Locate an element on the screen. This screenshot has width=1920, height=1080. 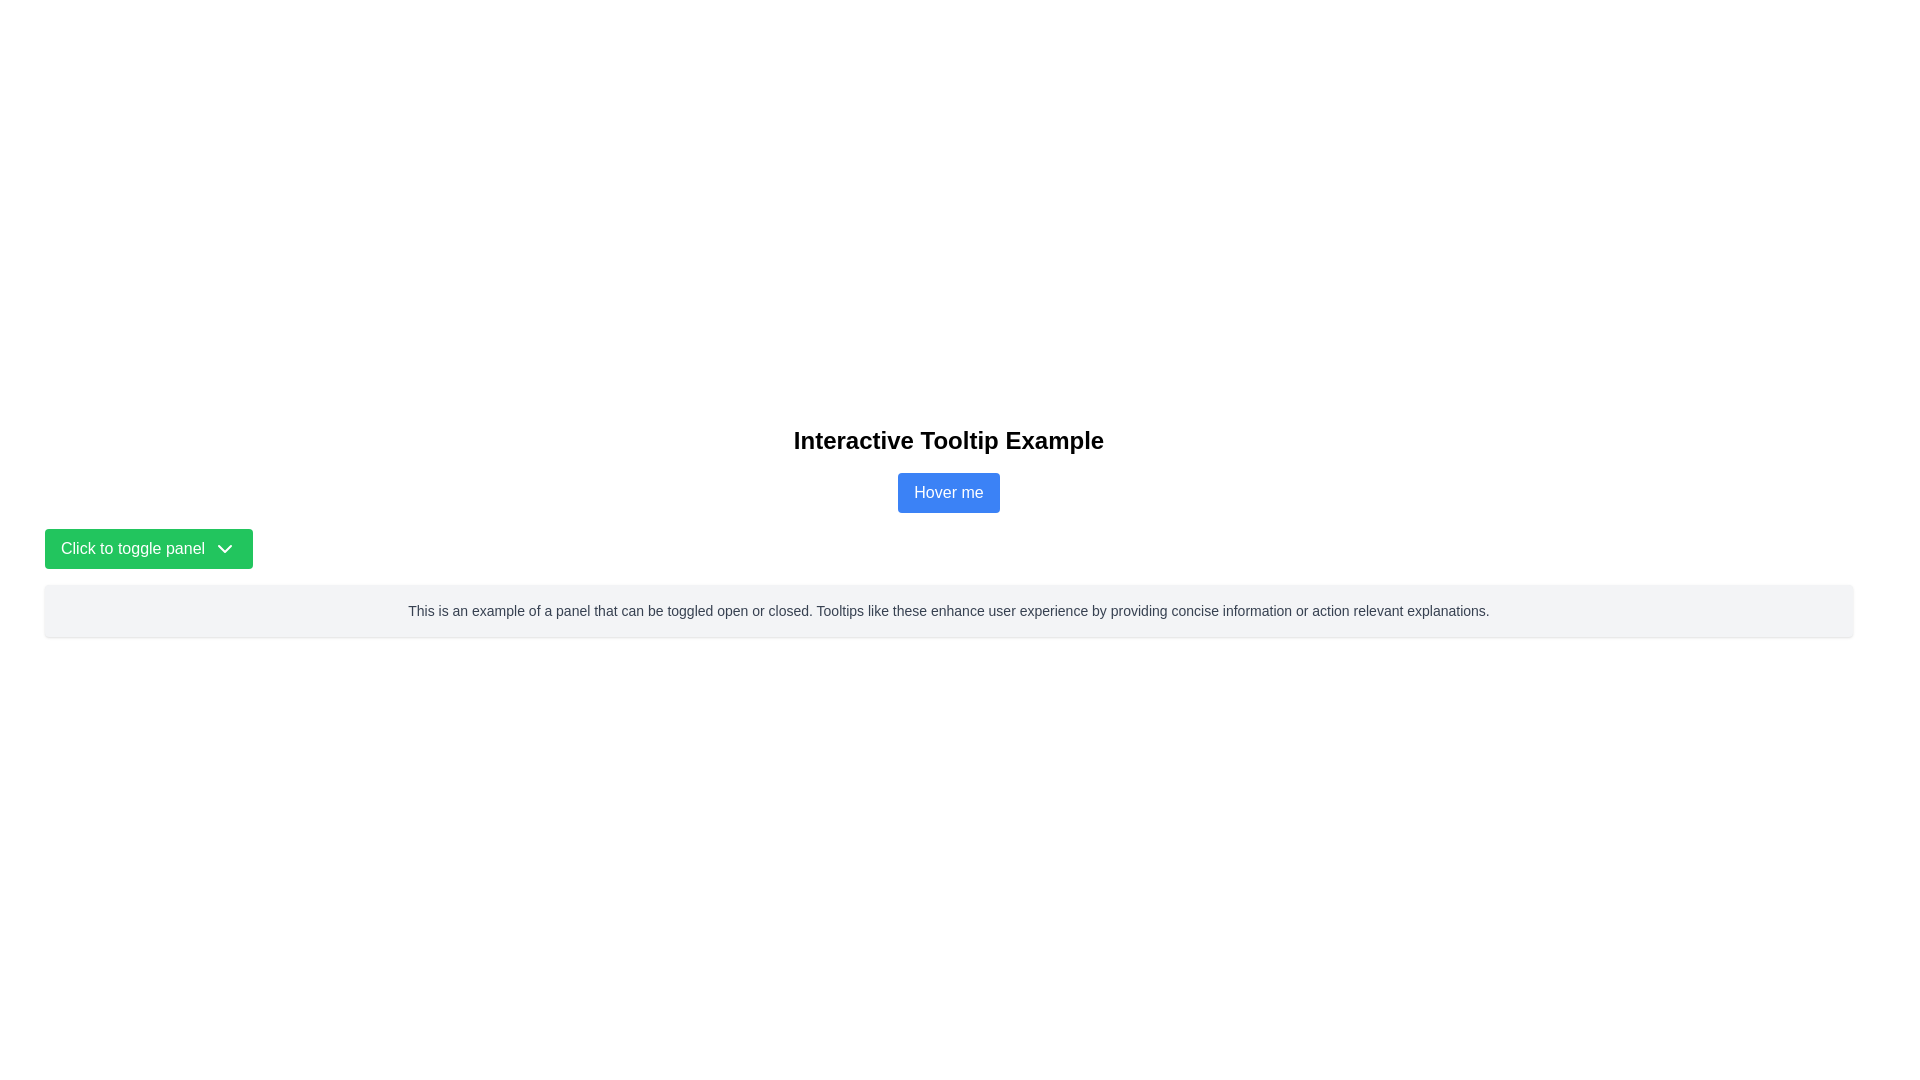
the small downward-facing chevron icon located on the right side of the green button labeled 'Click to toggle panel' is located at coordinates (225, 548).